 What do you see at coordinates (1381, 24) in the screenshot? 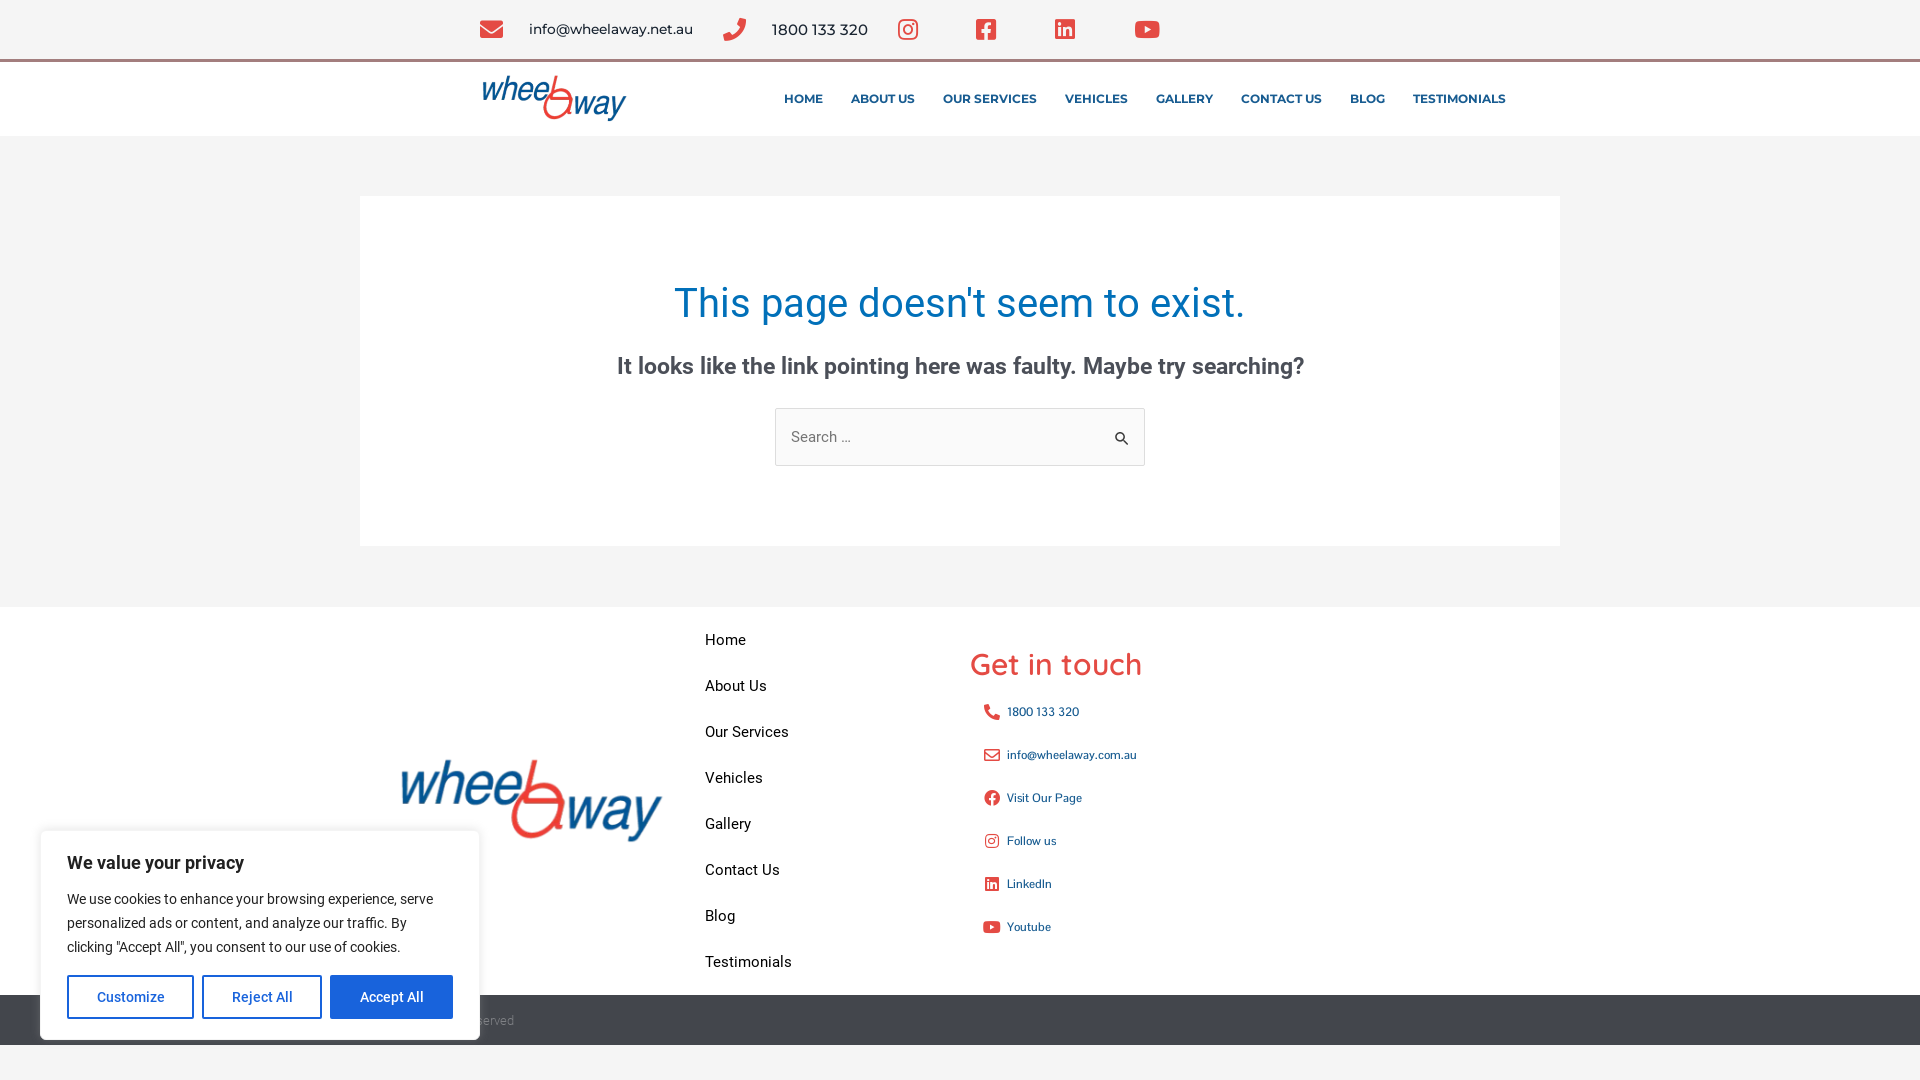
I see `'Facebook'` at bounding box center [1381, 24].